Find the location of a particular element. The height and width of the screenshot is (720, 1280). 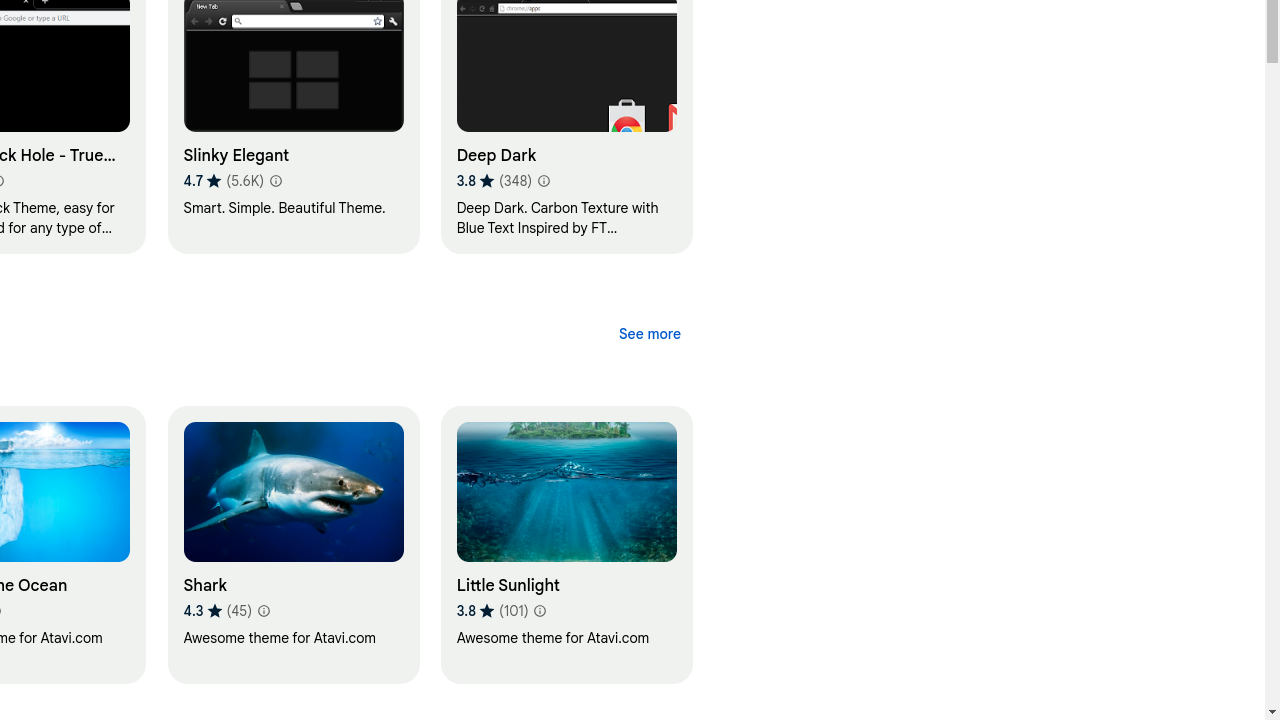

'Learn more about results and reviews "Little Sunlight"' is located at coordinates (539, 609).